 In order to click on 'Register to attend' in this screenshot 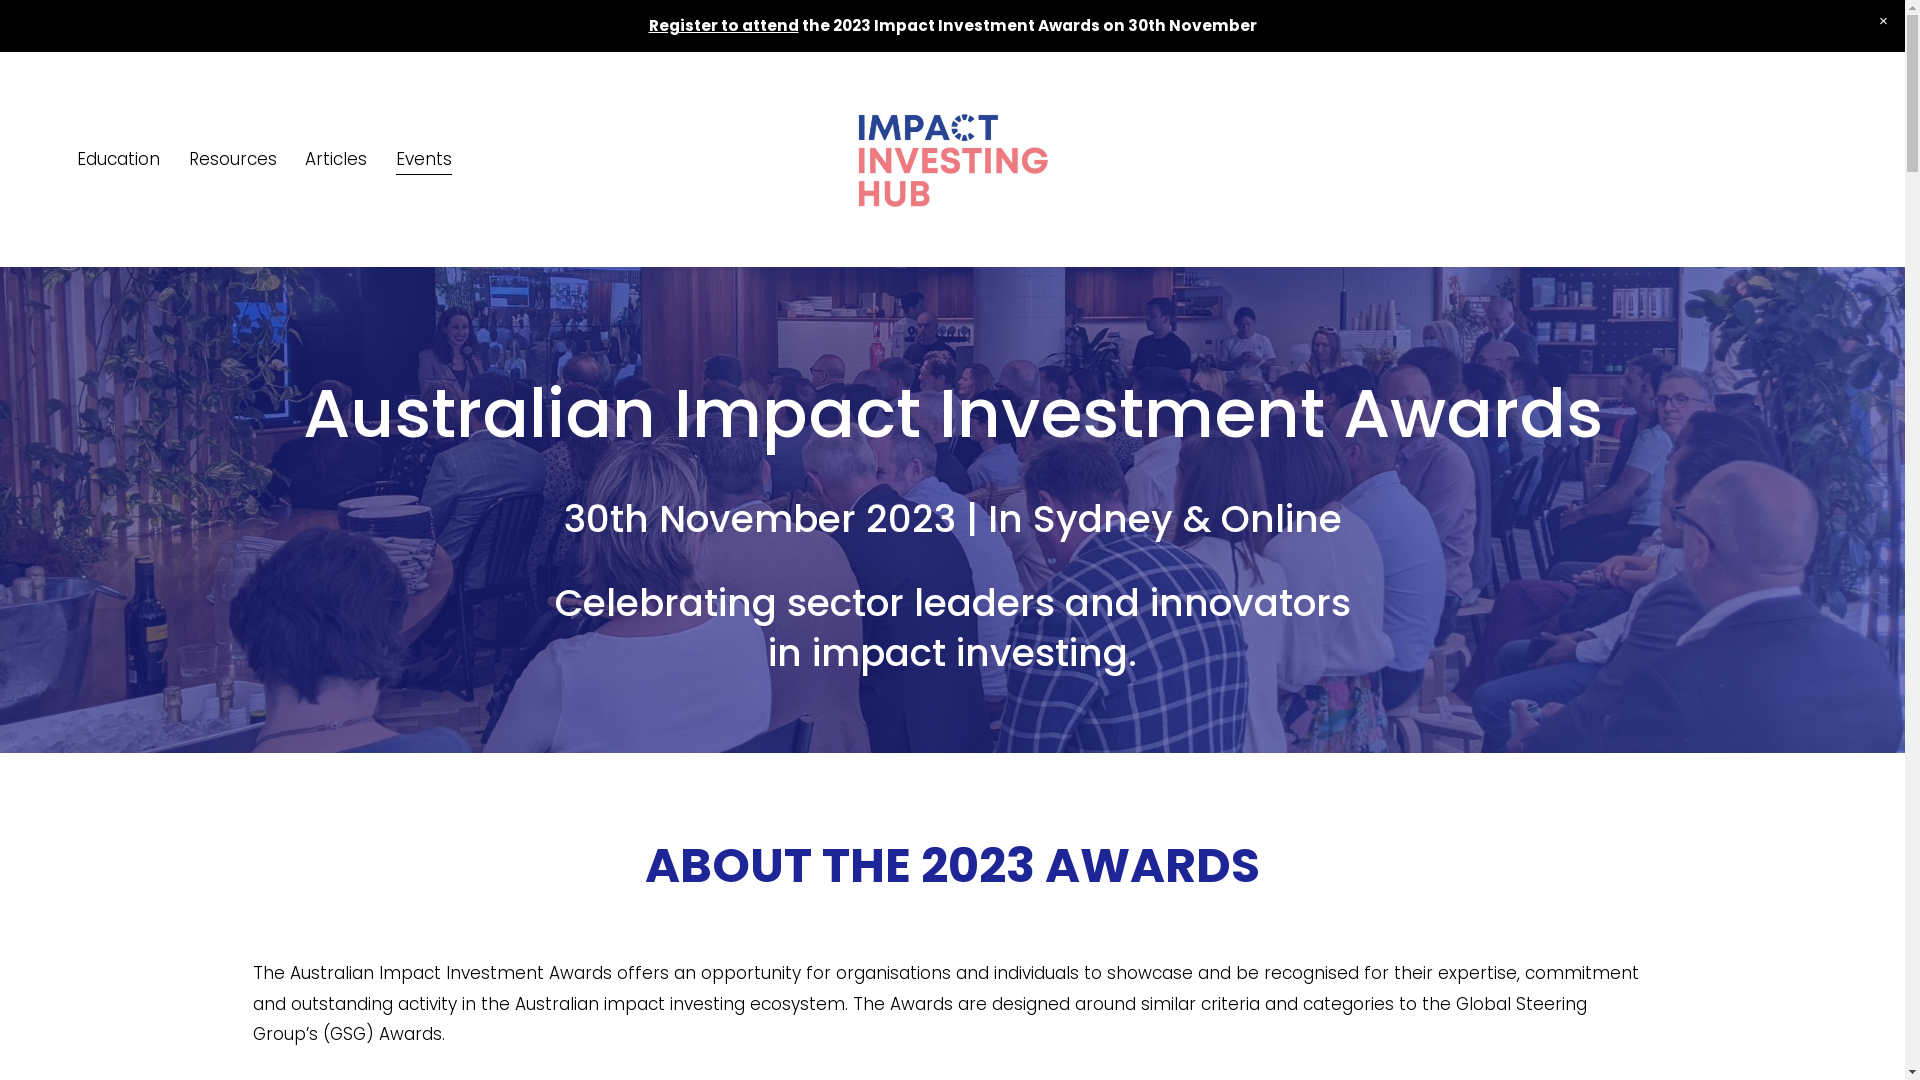, I will do `click(722, 25)`.